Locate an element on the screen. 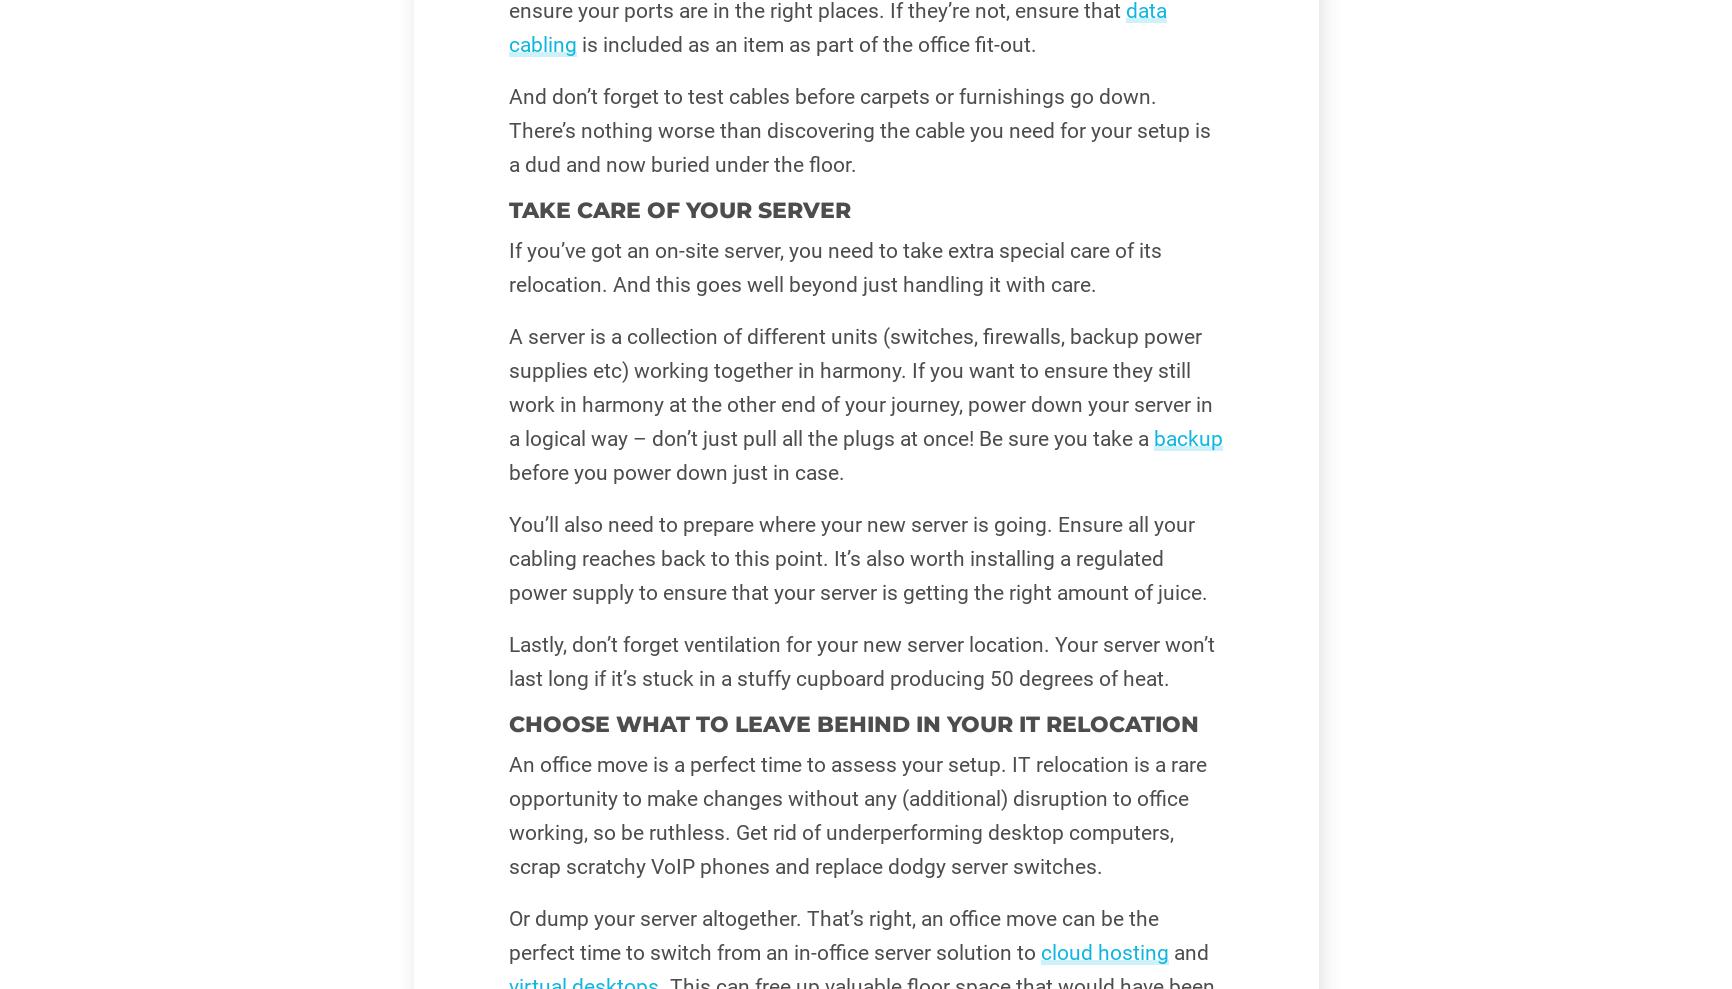  'is included as an item as part of the office fit-out.' is located at coordinates (805, 43).